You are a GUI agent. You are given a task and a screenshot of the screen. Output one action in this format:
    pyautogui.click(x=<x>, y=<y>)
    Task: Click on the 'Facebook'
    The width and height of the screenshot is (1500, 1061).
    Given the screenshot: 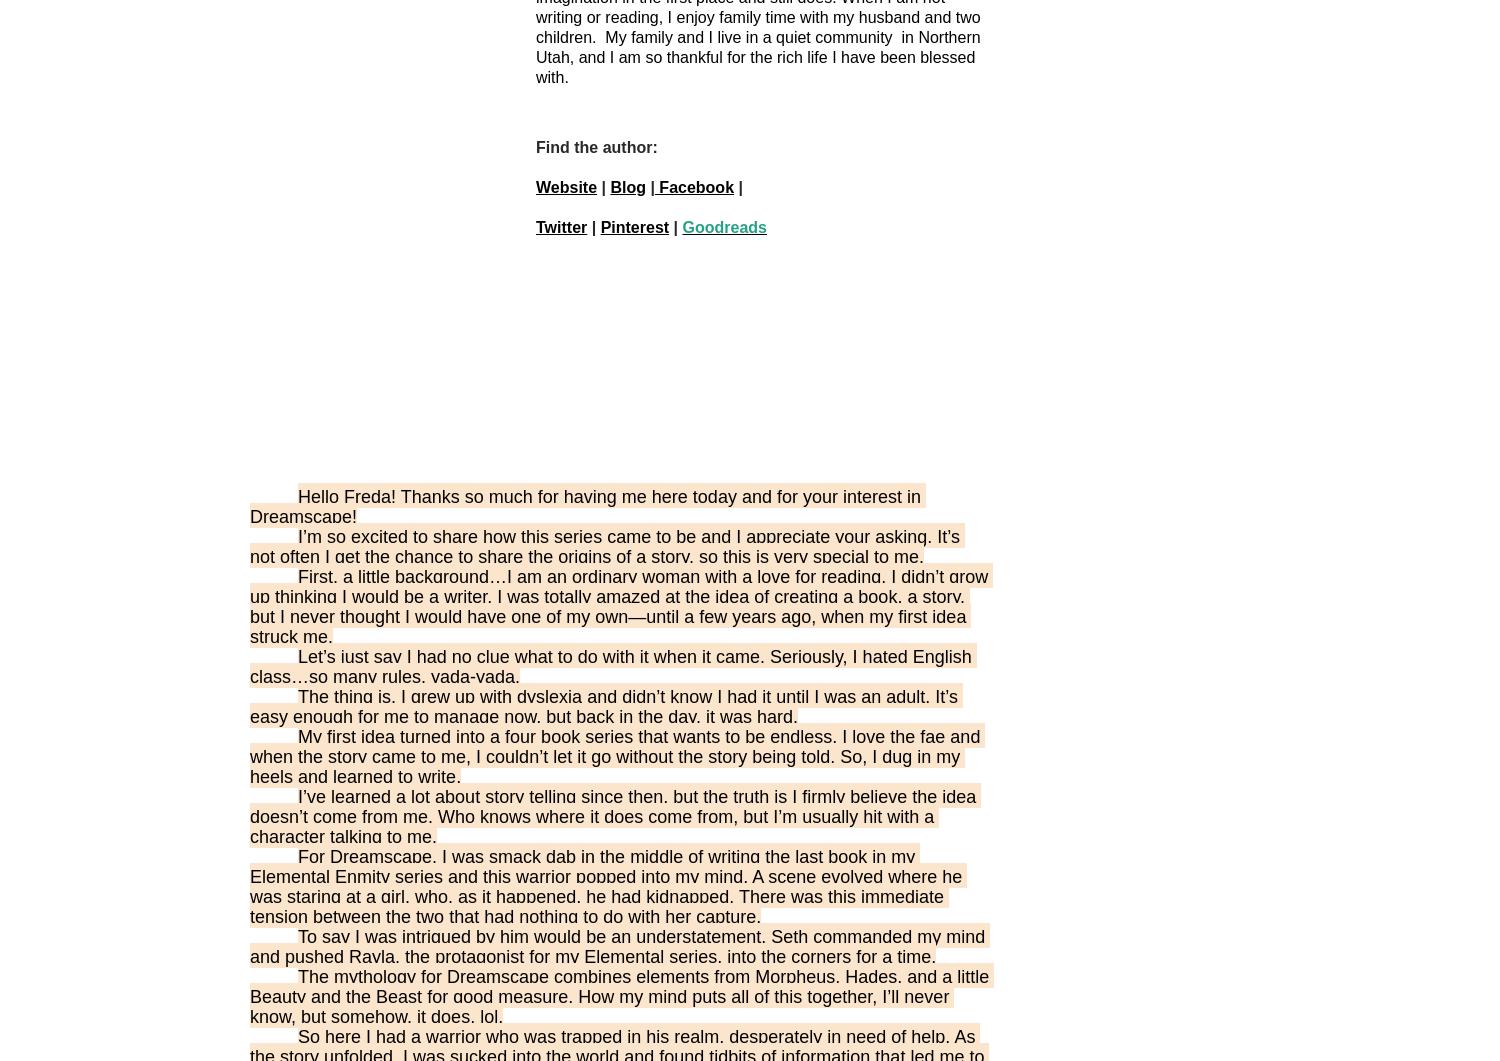 What is the action you would take?
    pyautogui.click(x=693, y=186)
    